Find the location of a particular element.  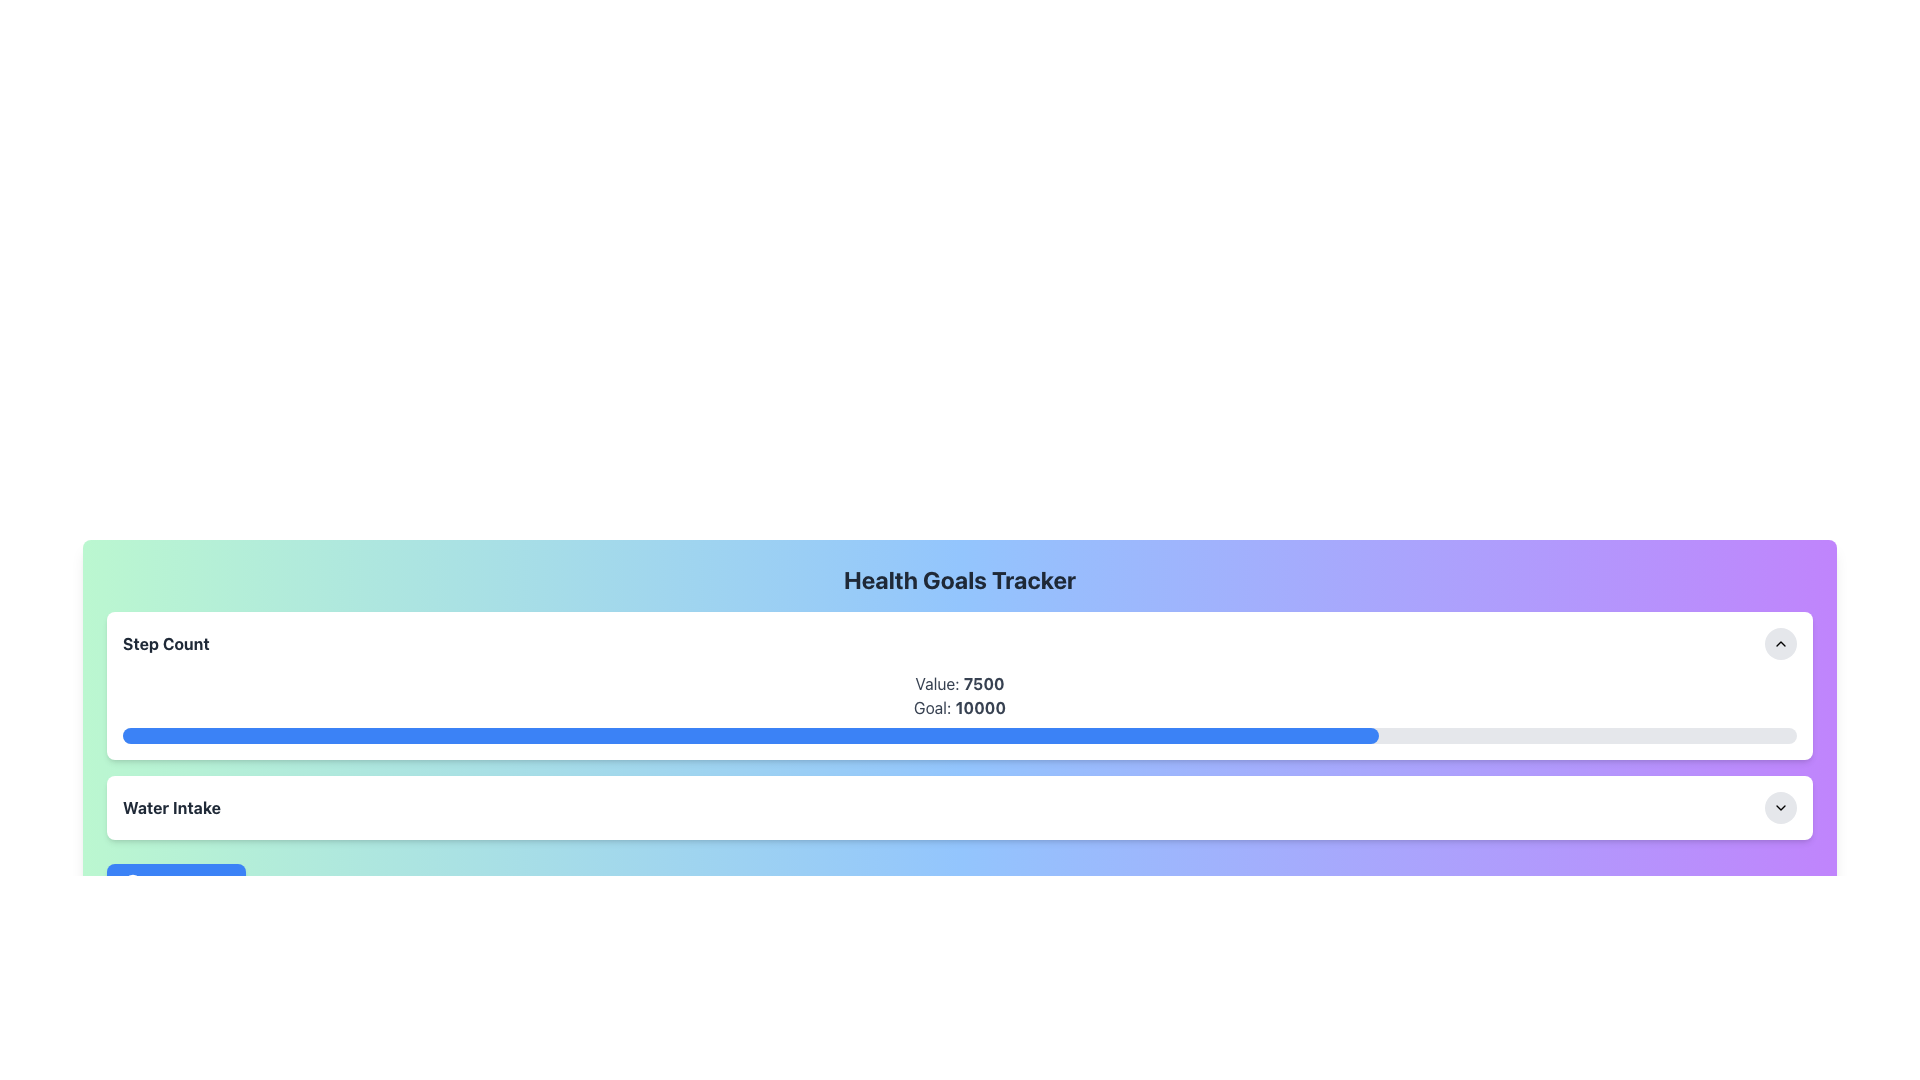

static text value '7500' which is displayed in bold dark gray, situated centrally beneath the heading 'Health Goals Tracker' and next to the label 'Value:' is located at coordinates (984, 682).